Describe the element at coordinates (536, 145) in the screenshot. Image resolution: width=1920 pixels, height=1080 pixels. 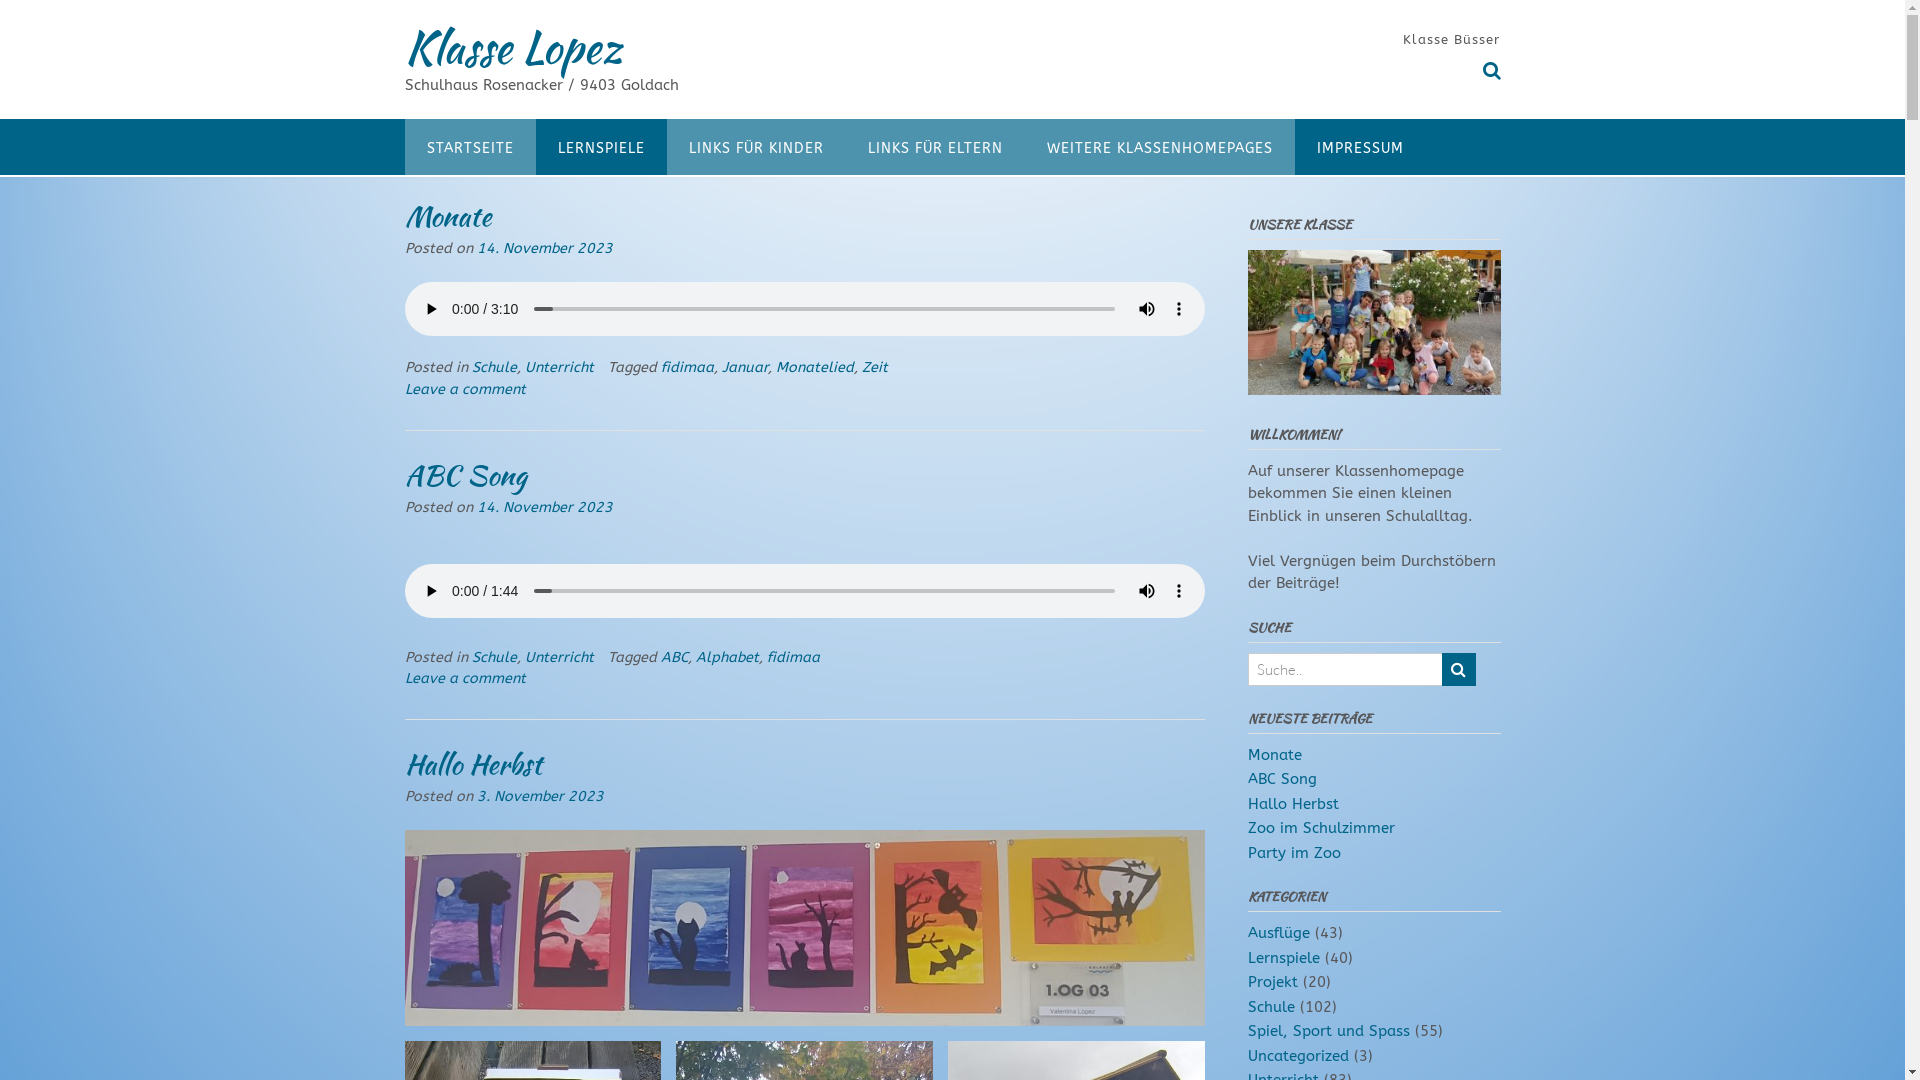
I see `'LERNSPIELE'` at that location.